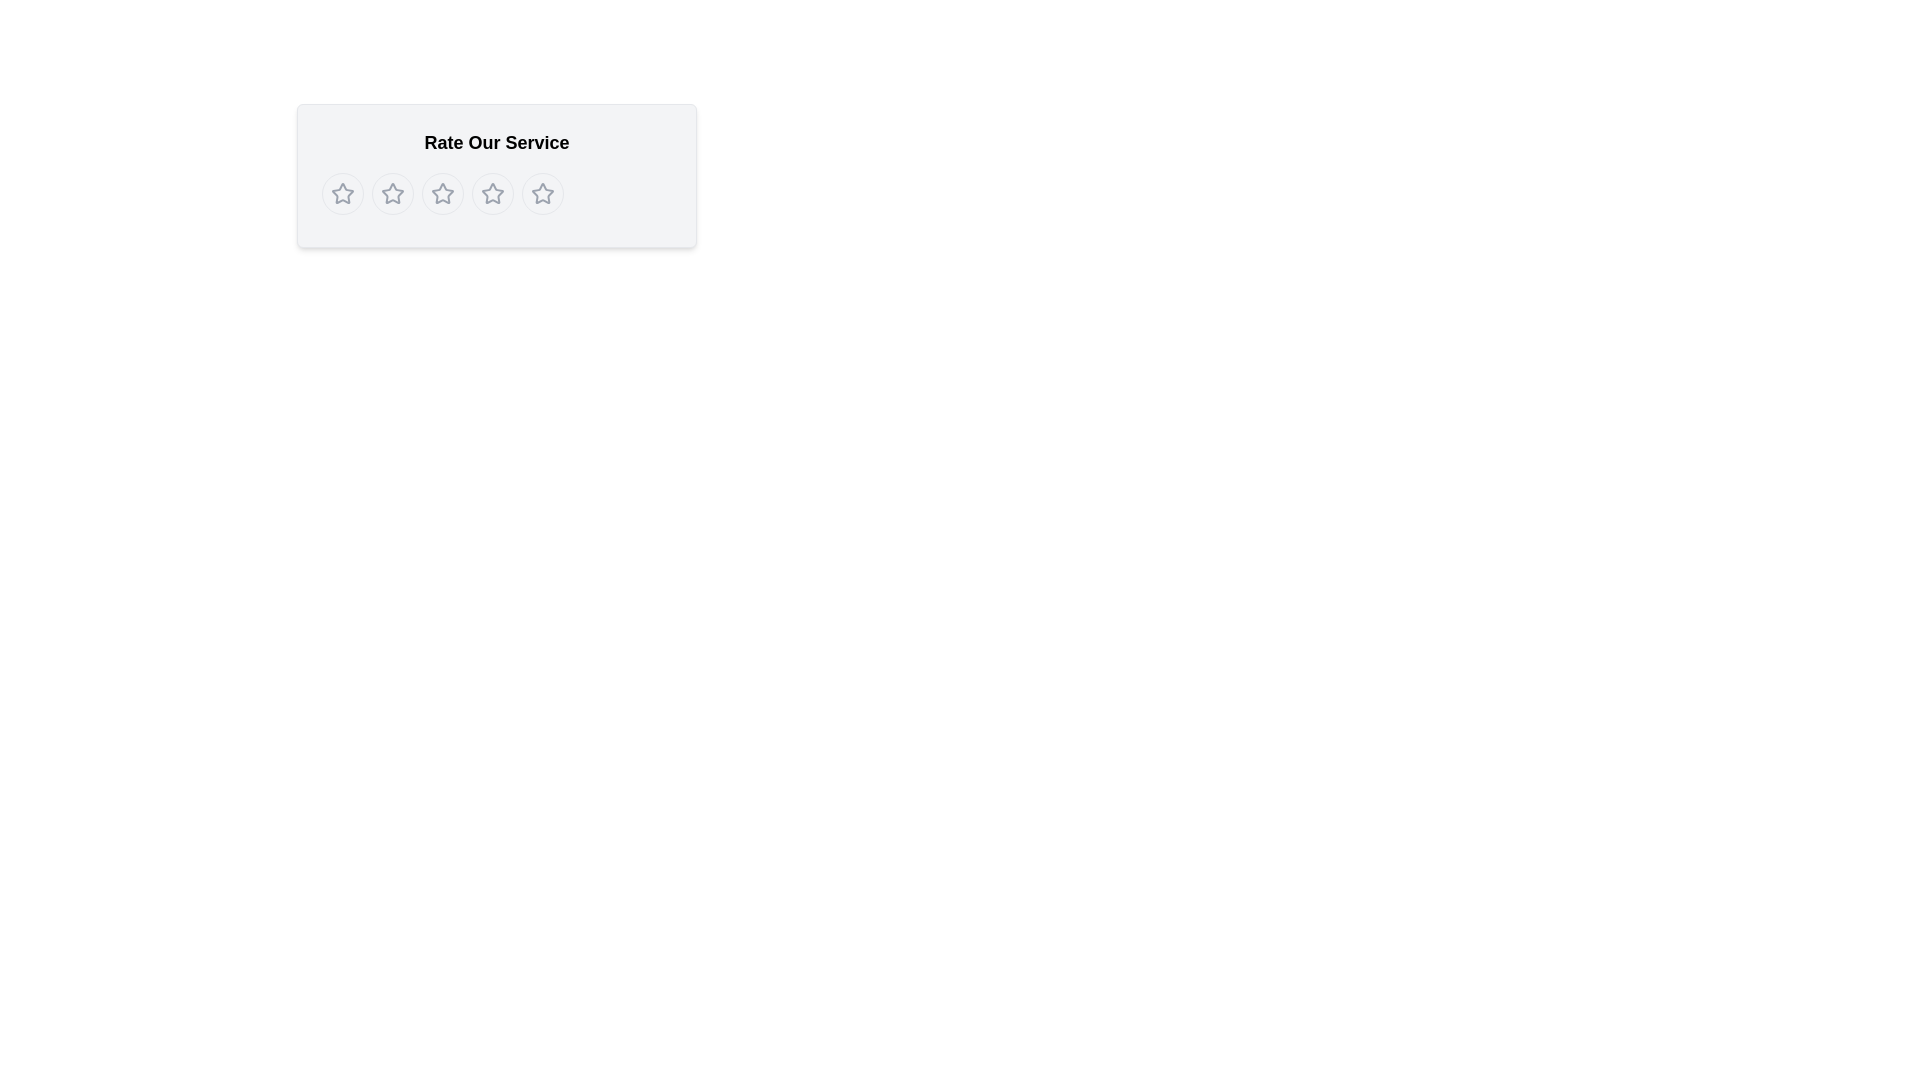  I want to click on keyboard navigation, so click(393, 193).